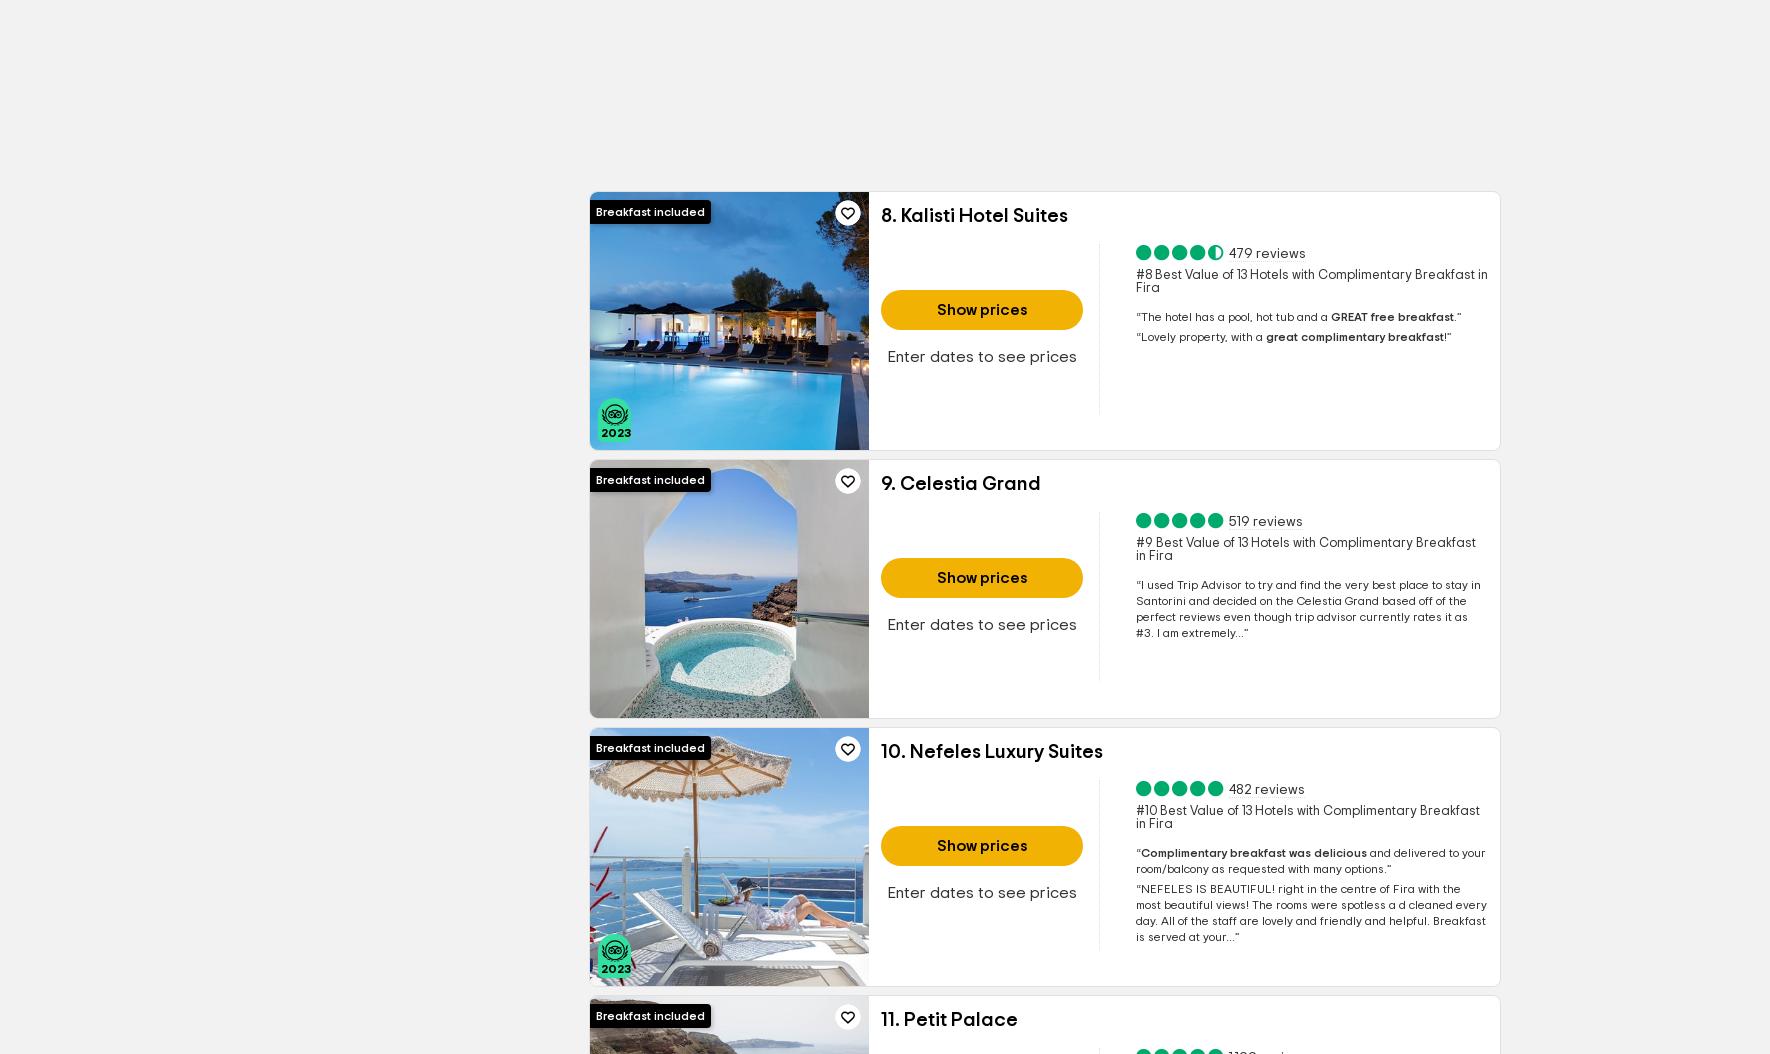 The image size is (1770, 1054). Describe the element at coordinates (991, 752) in the screenshot. I see `'10. Nefeles Luxury Suites'` at that location.